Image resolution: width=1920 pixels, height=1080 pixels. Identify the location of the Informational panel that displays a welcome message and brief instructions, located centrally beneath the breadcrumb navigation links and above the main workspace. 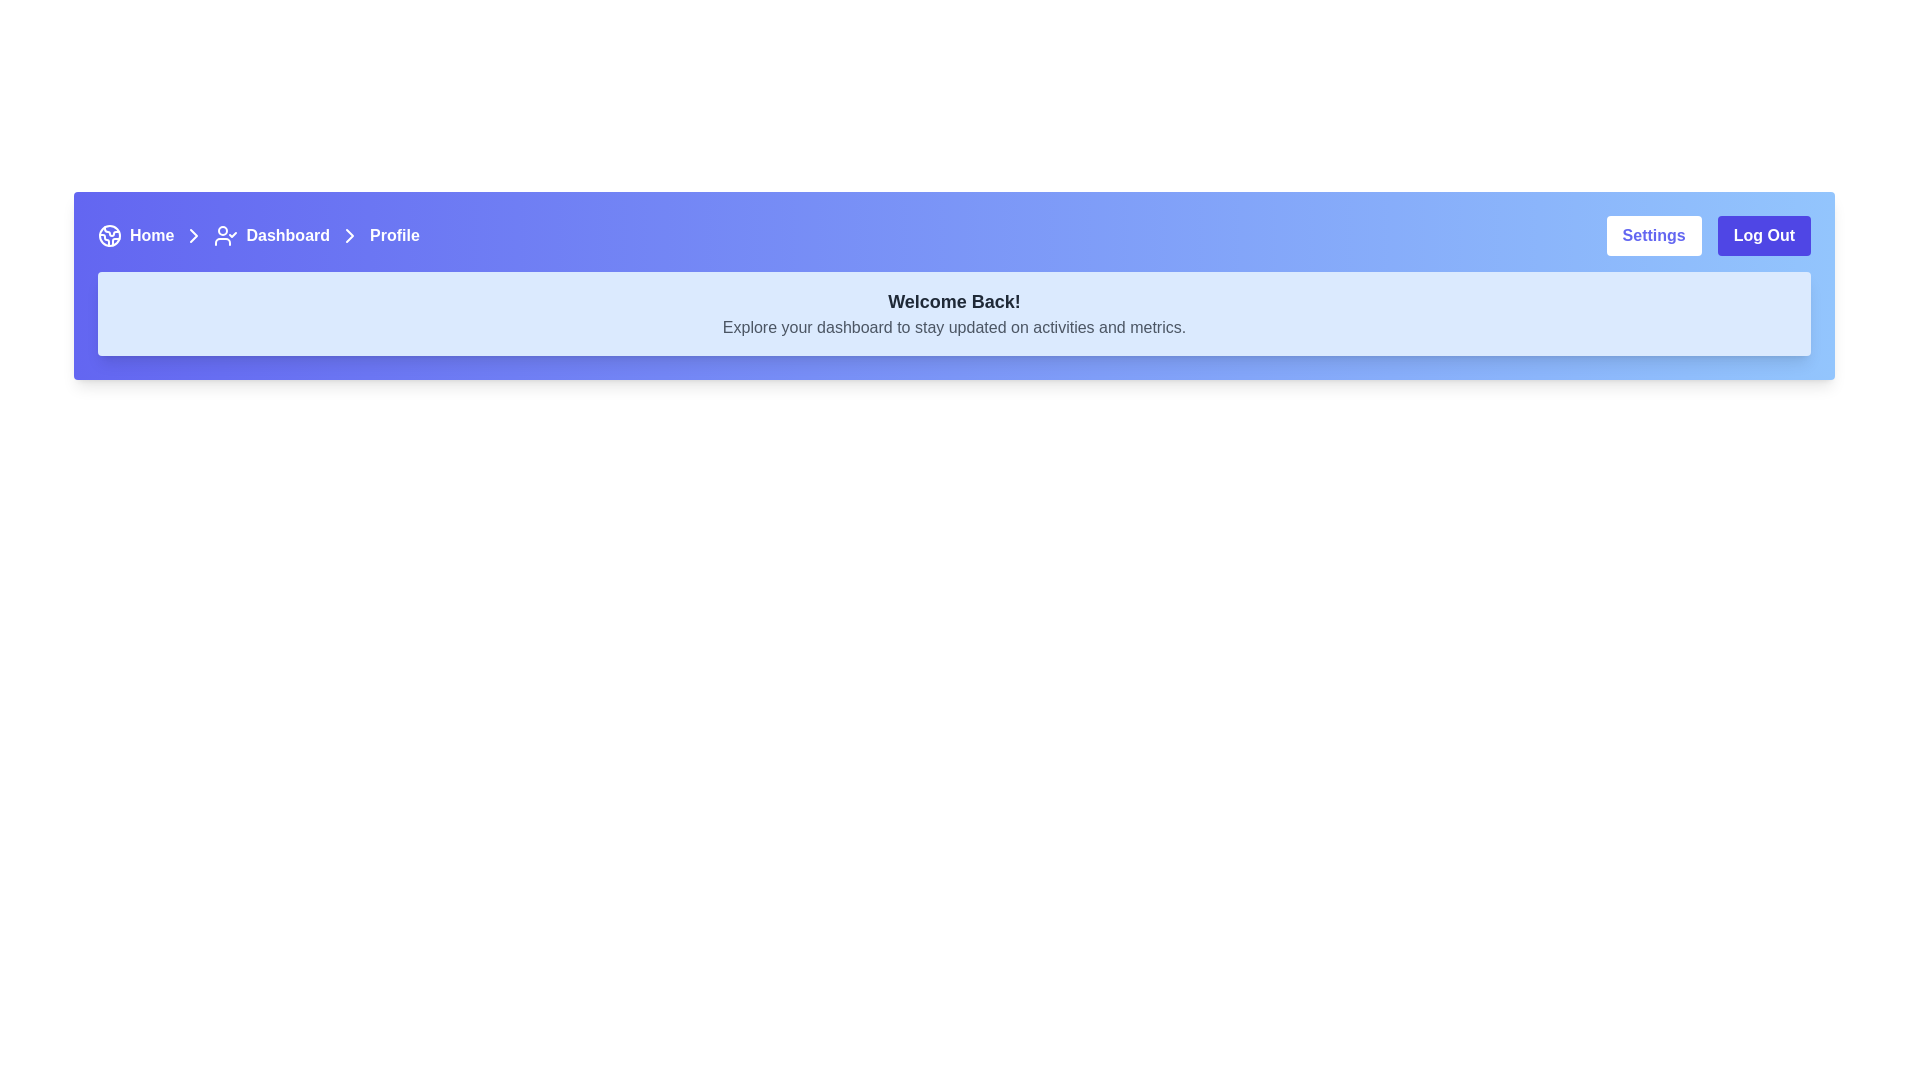
(953, 313).